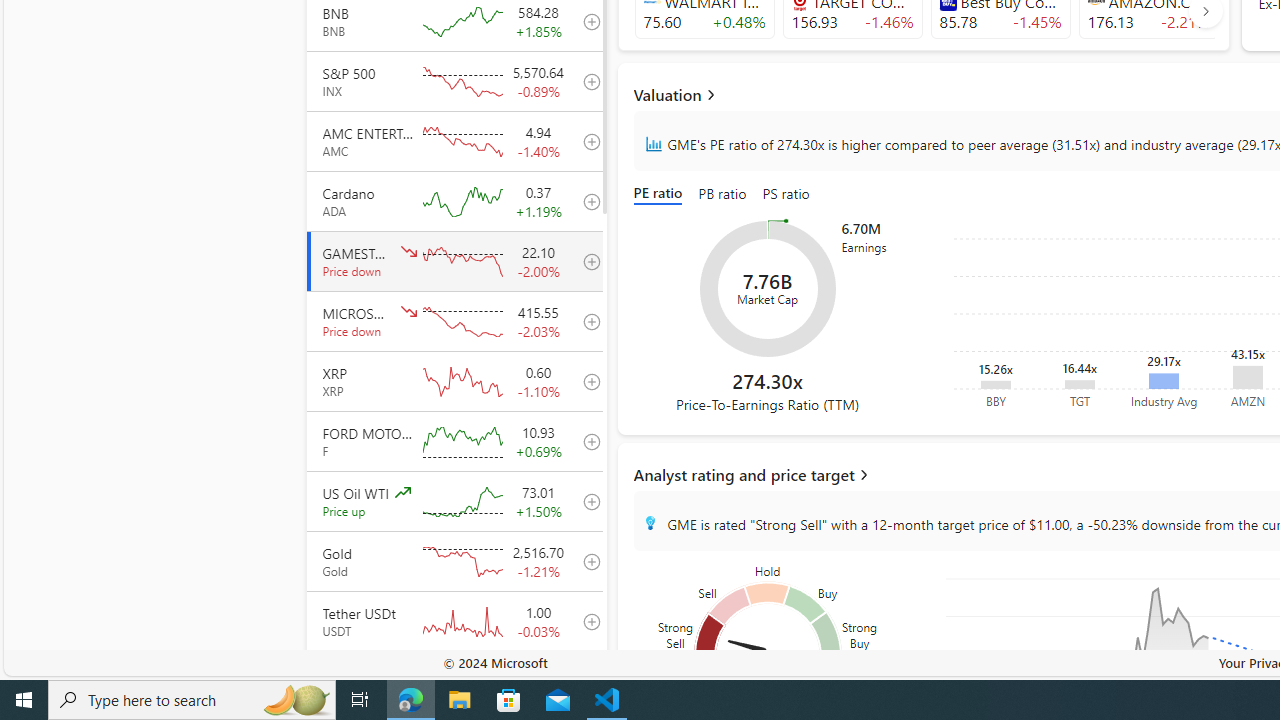 This screenshot has width=1280, height=720. Describe the element at coordinates (1204, 10) in the screenshot. I see `'AutomationID: finance_carousel_navi_arrow'` at that location.